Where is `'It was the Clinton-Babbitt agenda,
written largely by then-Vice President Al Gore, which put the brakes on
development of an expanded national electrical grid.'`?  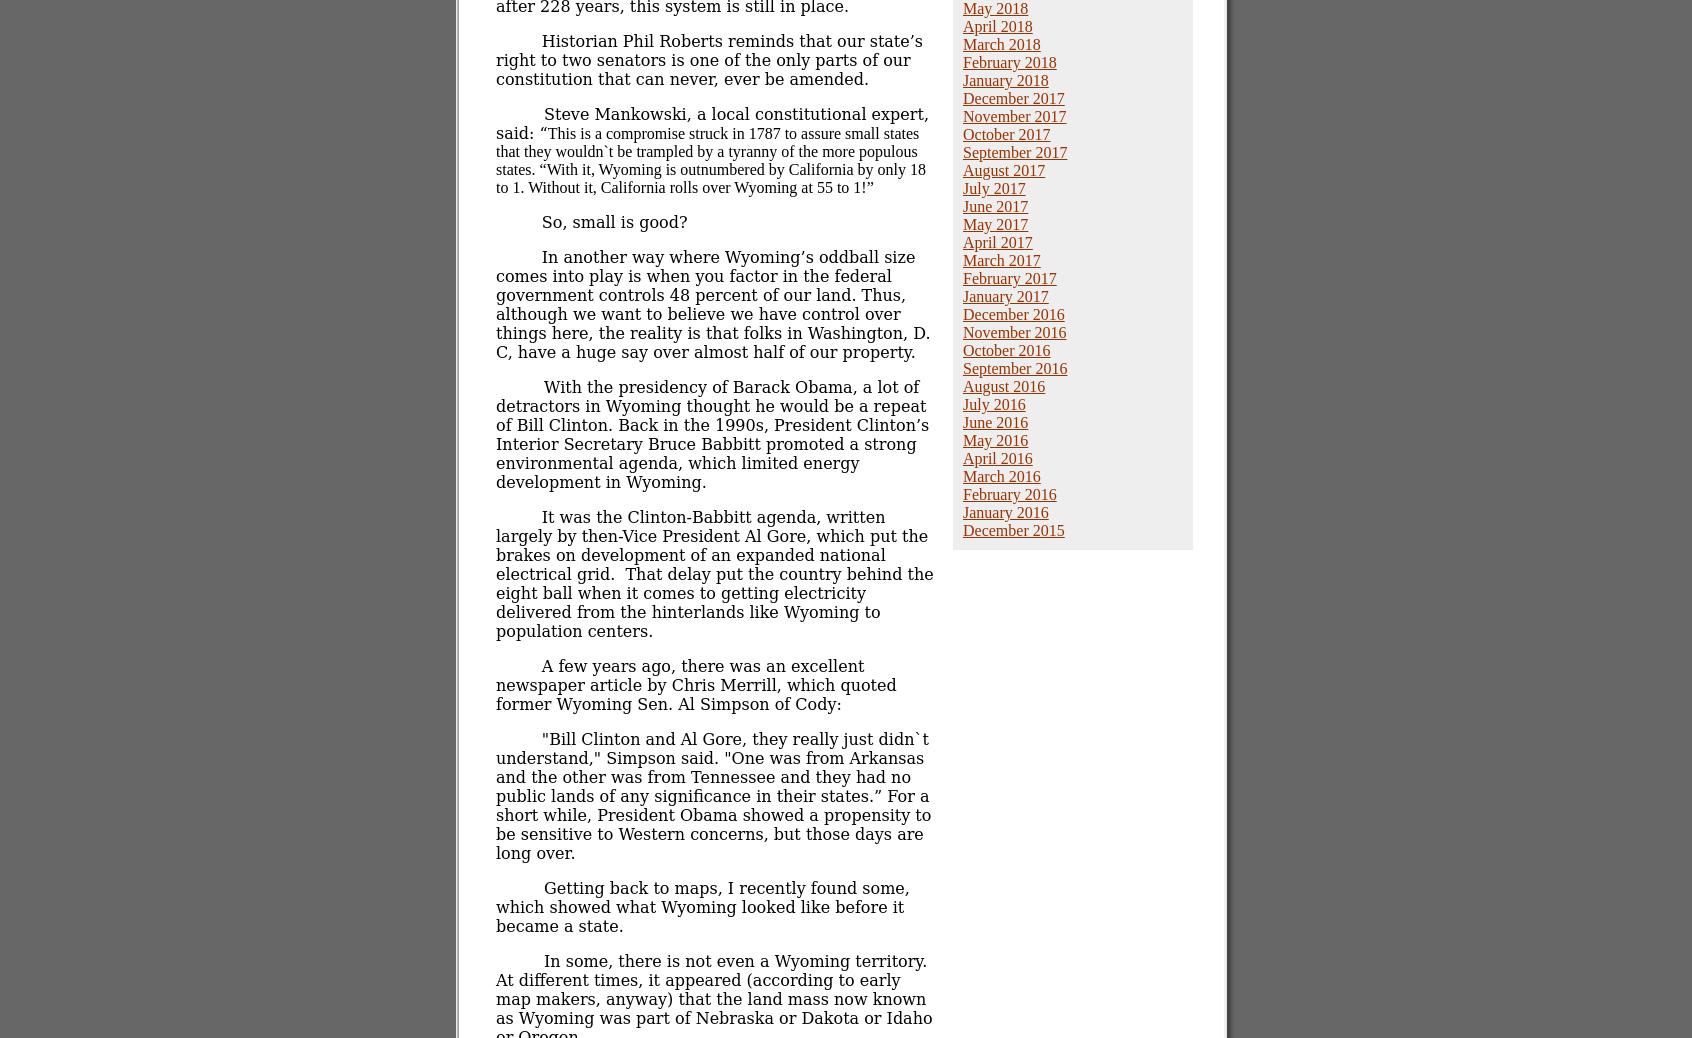 'It was the Clinton-Babbitt agenda,
written largely by then-Vice President Al Gore, which put the brakes on
development of an expanded national electrical grid.' is located at coordinates (495, 544).